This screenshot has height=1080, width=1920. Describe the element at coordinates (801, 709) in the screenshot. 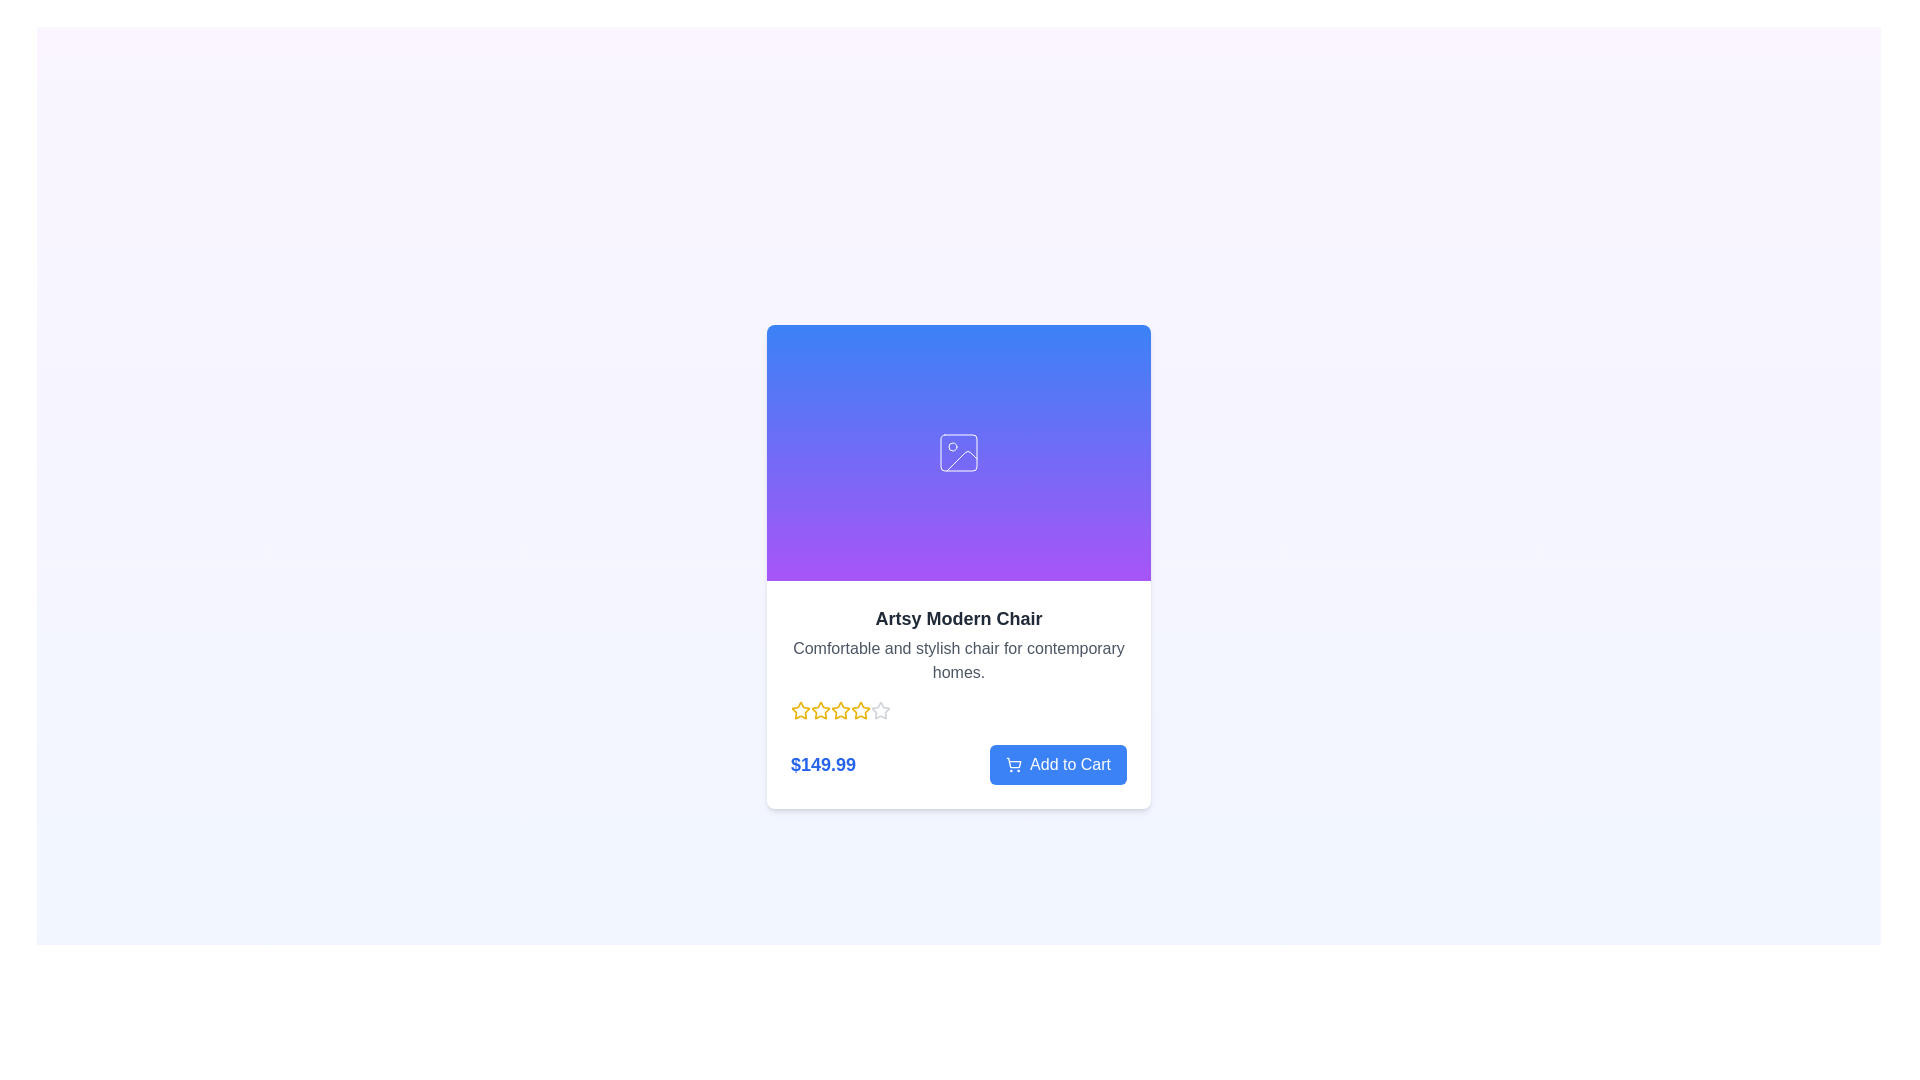

I see `the first yellow star-shaped rating icon located below the 'Artsy Modern Chair' title and above the price in the card element` at that location.